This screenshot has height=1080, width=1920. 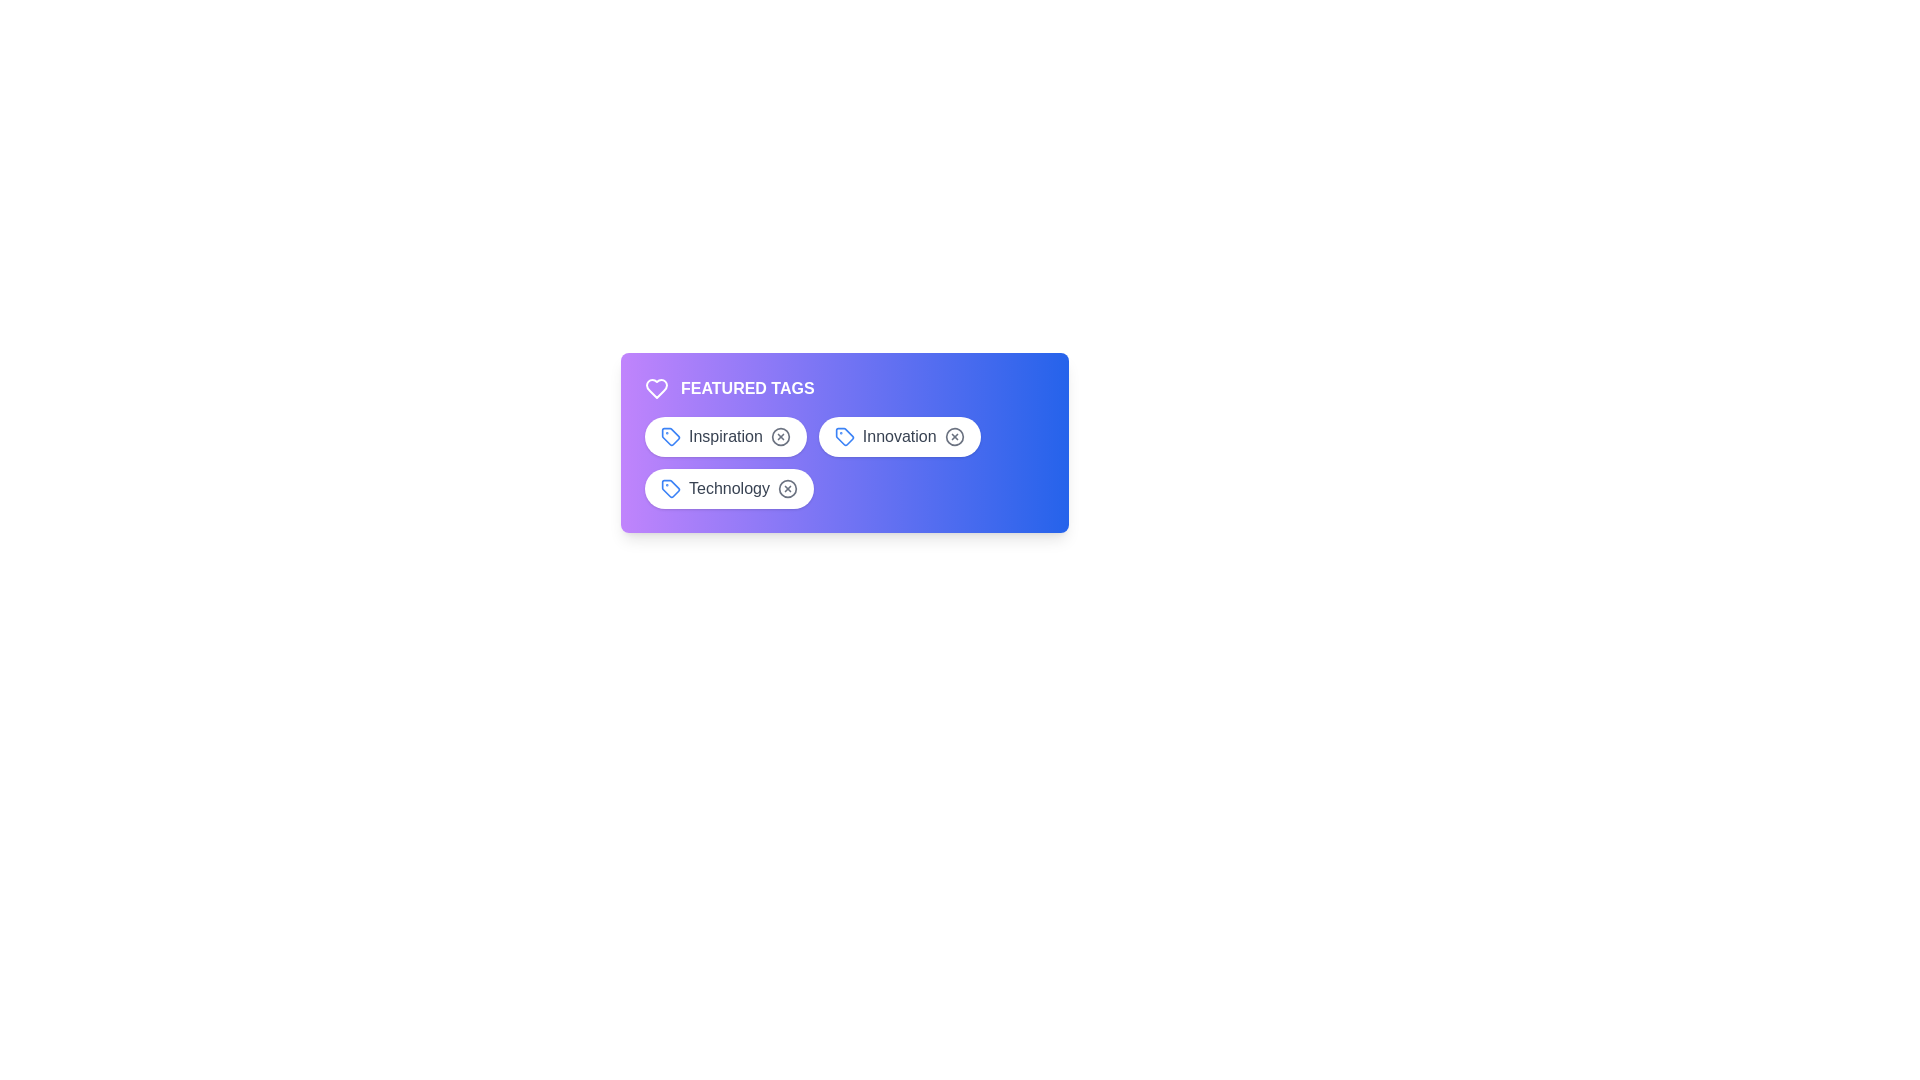 What do you see at coordinates (728, 489) in the screenshot?
I see `the 'Technology' text label, which is the third tag in the 'Featured Tags' list, visually identifying the category it represents` at bounding box center [728, 489].